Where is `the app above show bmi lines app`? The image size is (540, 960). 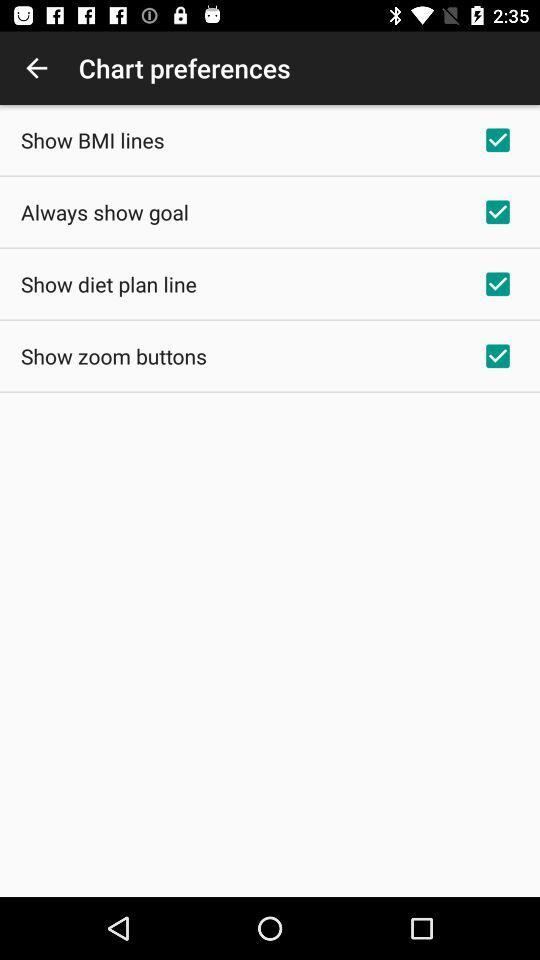 the app above show bmi lines app is located at coordinates (36, 68).